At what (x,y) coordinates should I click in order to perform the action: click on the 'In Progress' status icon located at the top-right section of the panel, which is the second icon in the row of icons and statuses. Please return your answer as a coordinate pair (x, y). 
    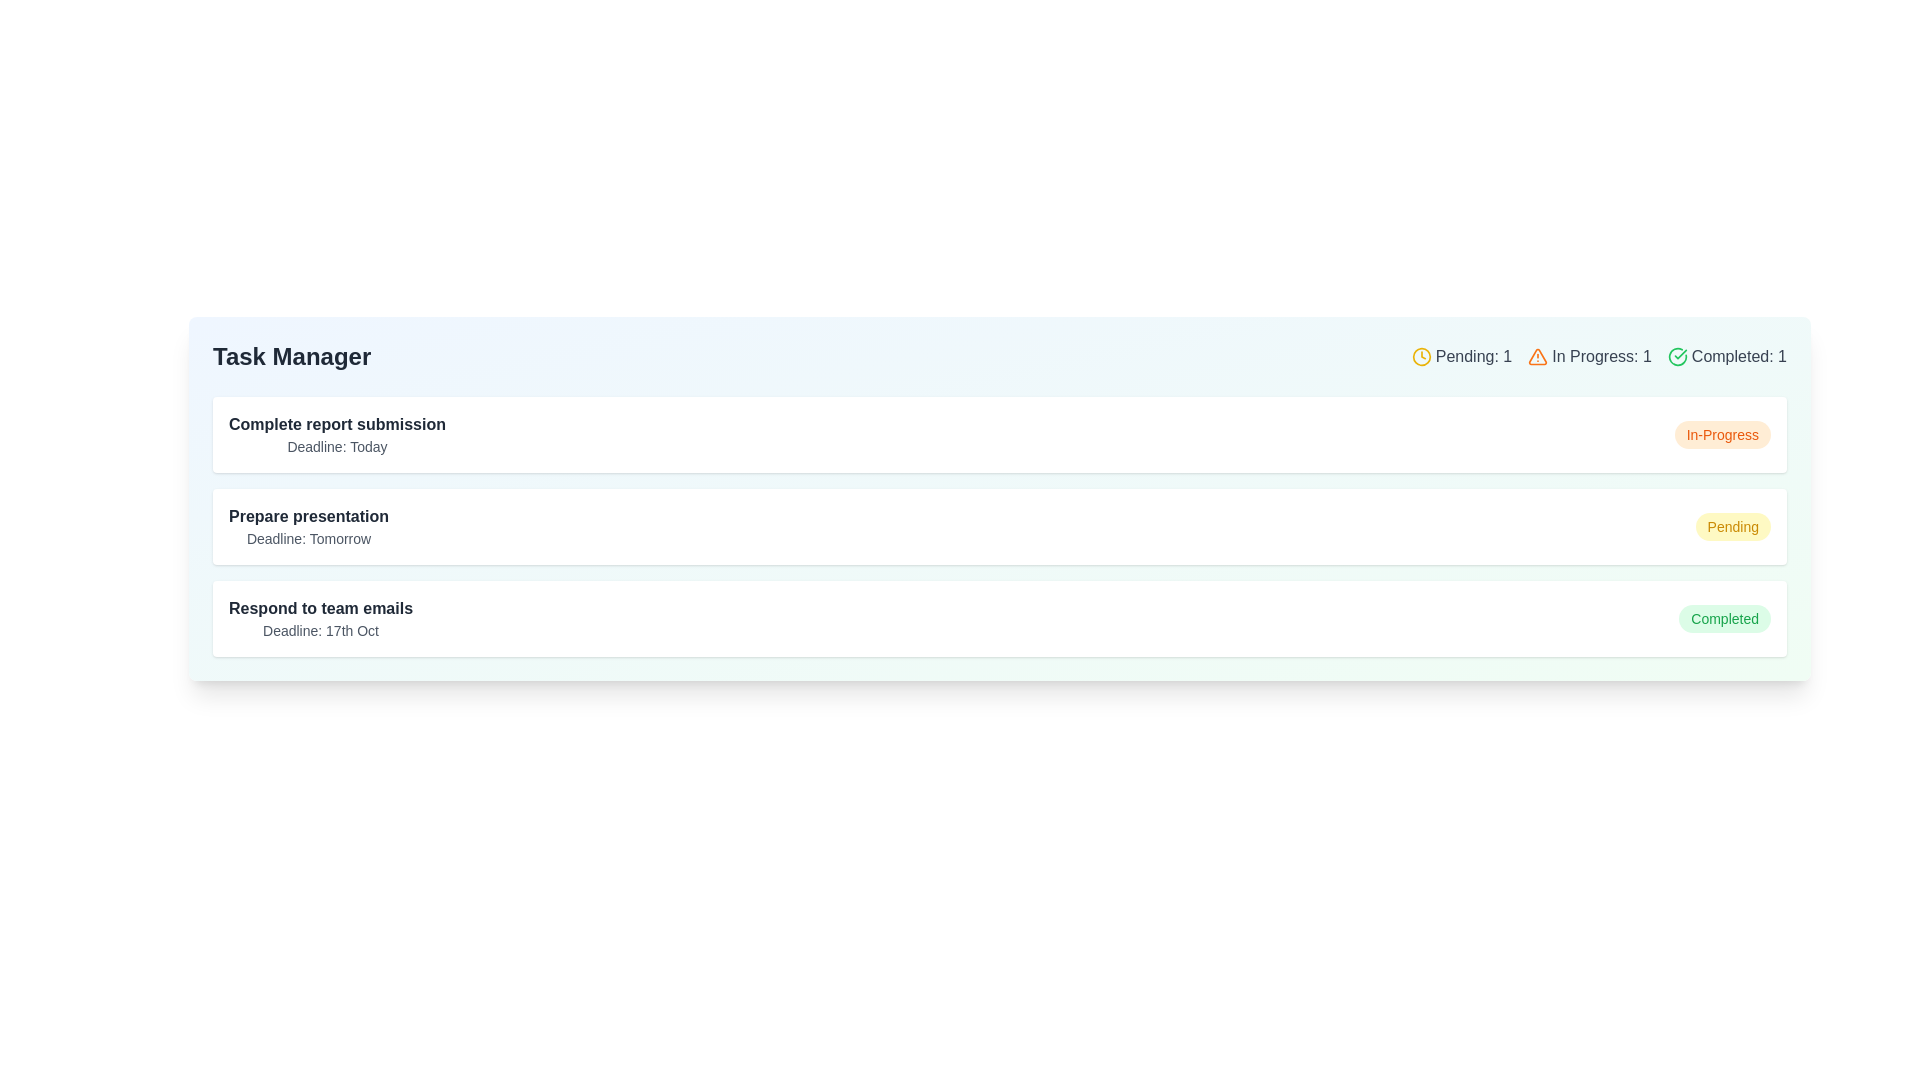
    Looking at the image, I should click on (1537, 355).